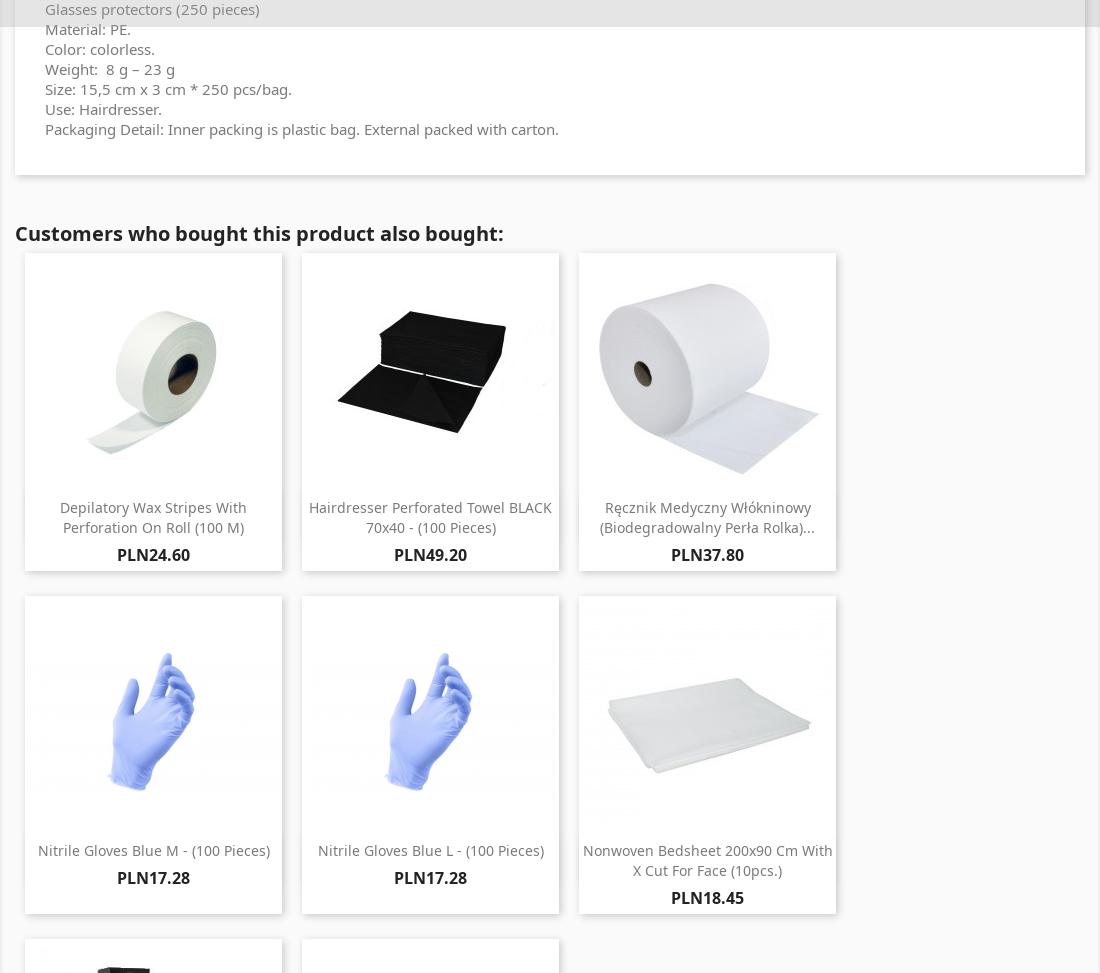  Describe the element at coordinates (110, 68) in the screenshot. I see `'Weight:  8 g – 23 g'` at that location.